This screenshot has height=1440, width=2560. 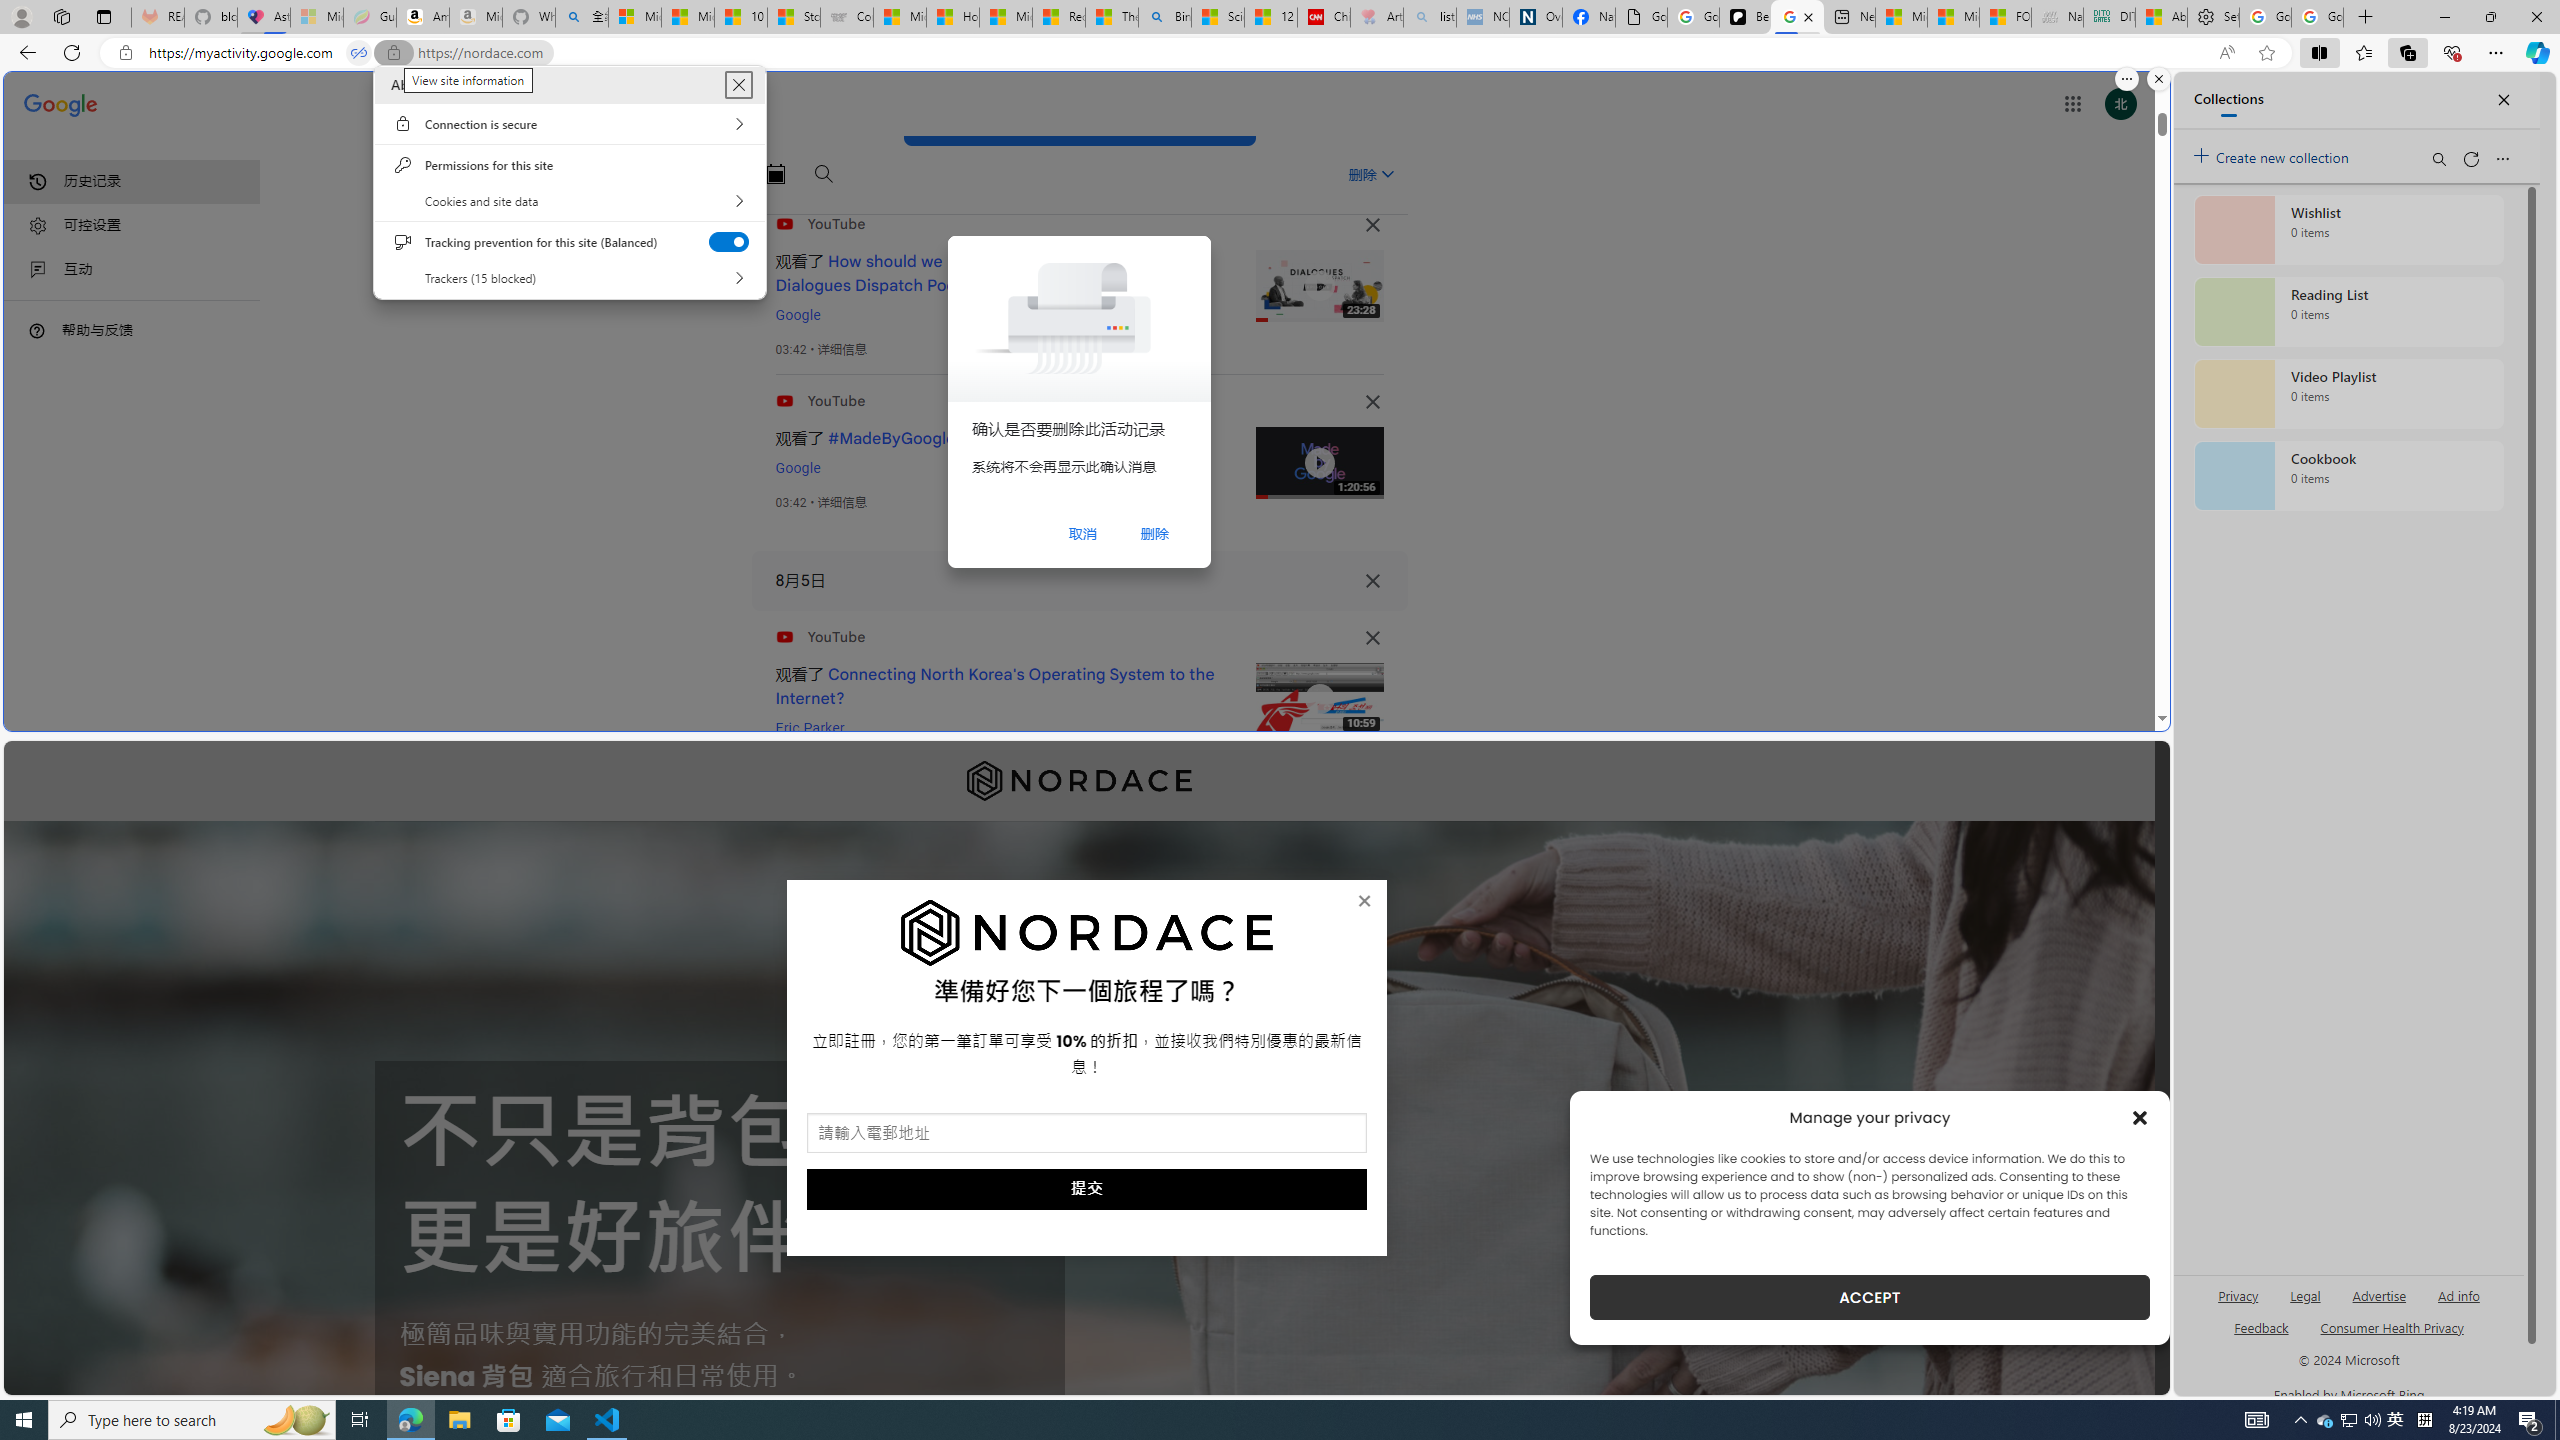 What do you see at coordinates (568, 164) in the screenshot?
I see `'Permissions for this site'` at bounding box center [568, 164].